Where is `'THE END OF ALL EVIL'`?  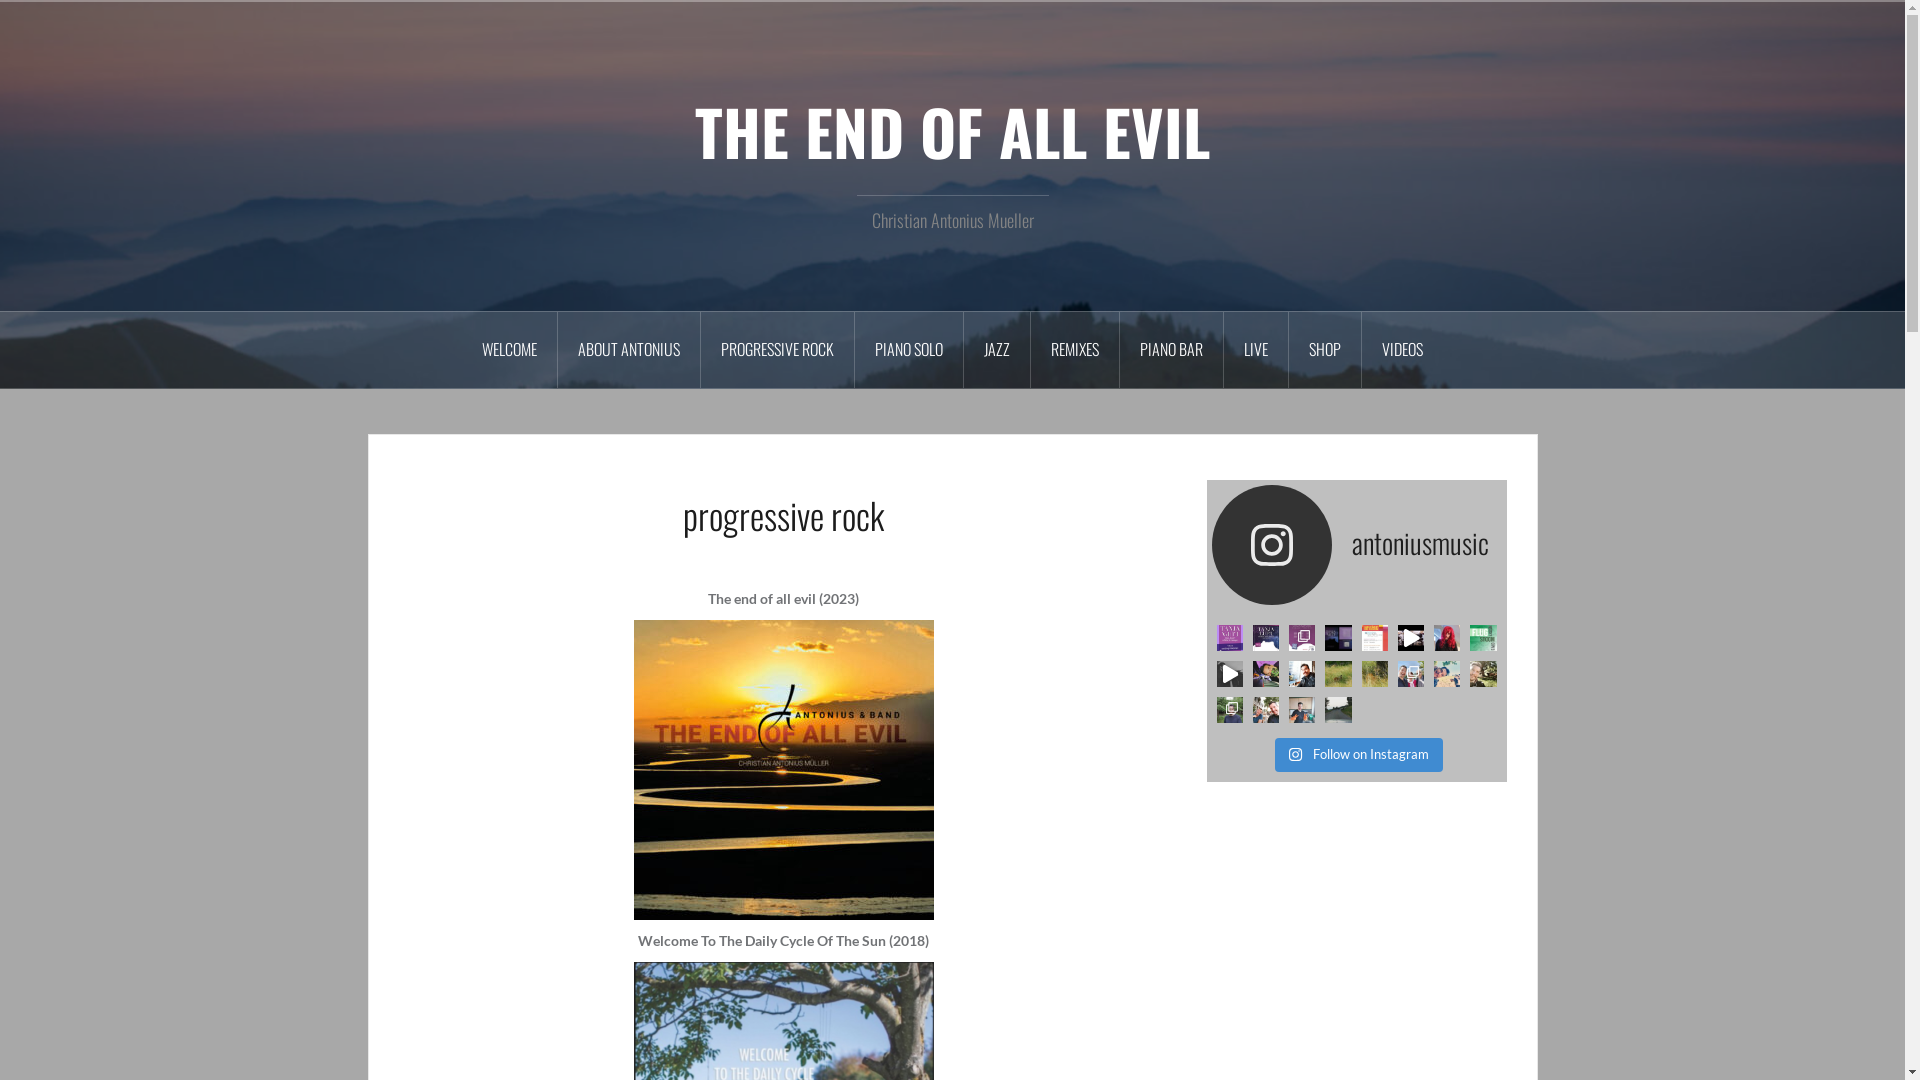 'THE END OF ALL EVIL' is located at coordinates (951, 131).